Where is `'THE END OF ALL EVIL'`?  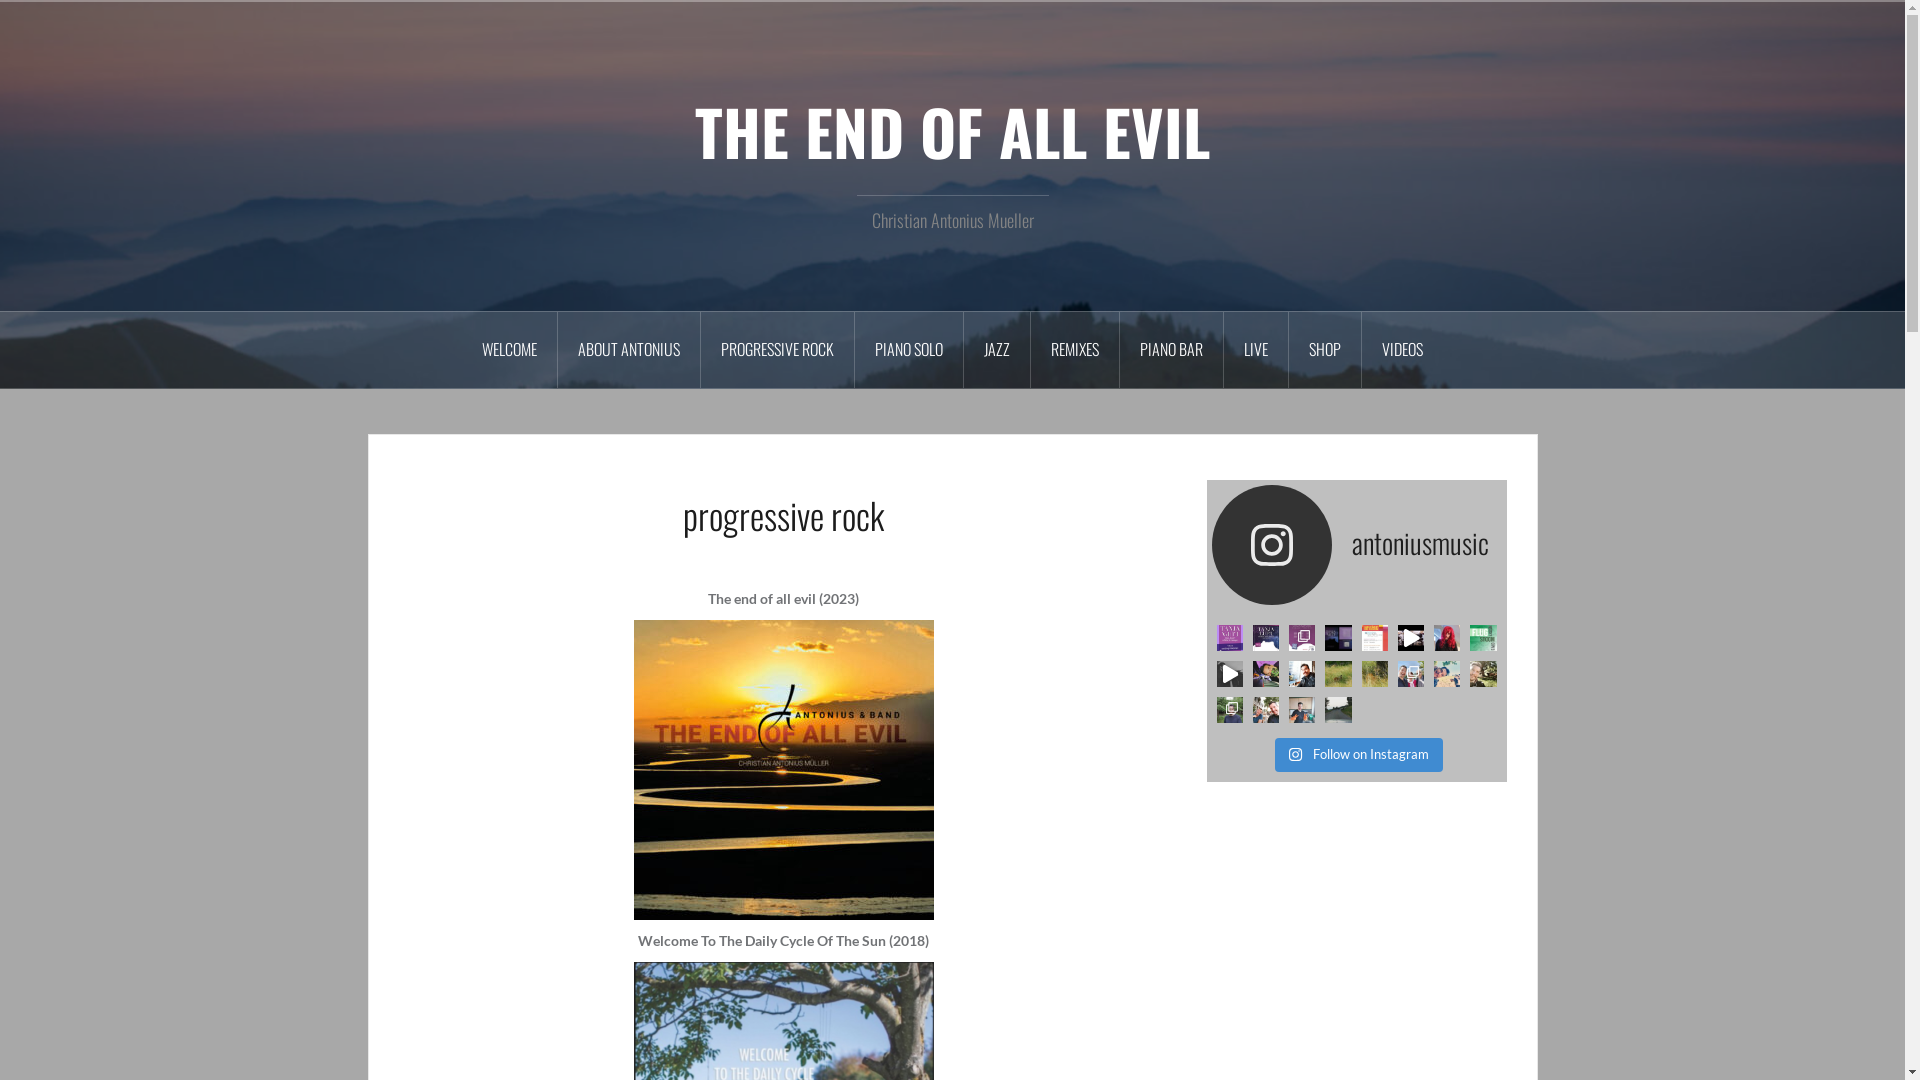 'THE END OF ALL EVIL' is located at coordinates (951, 131).